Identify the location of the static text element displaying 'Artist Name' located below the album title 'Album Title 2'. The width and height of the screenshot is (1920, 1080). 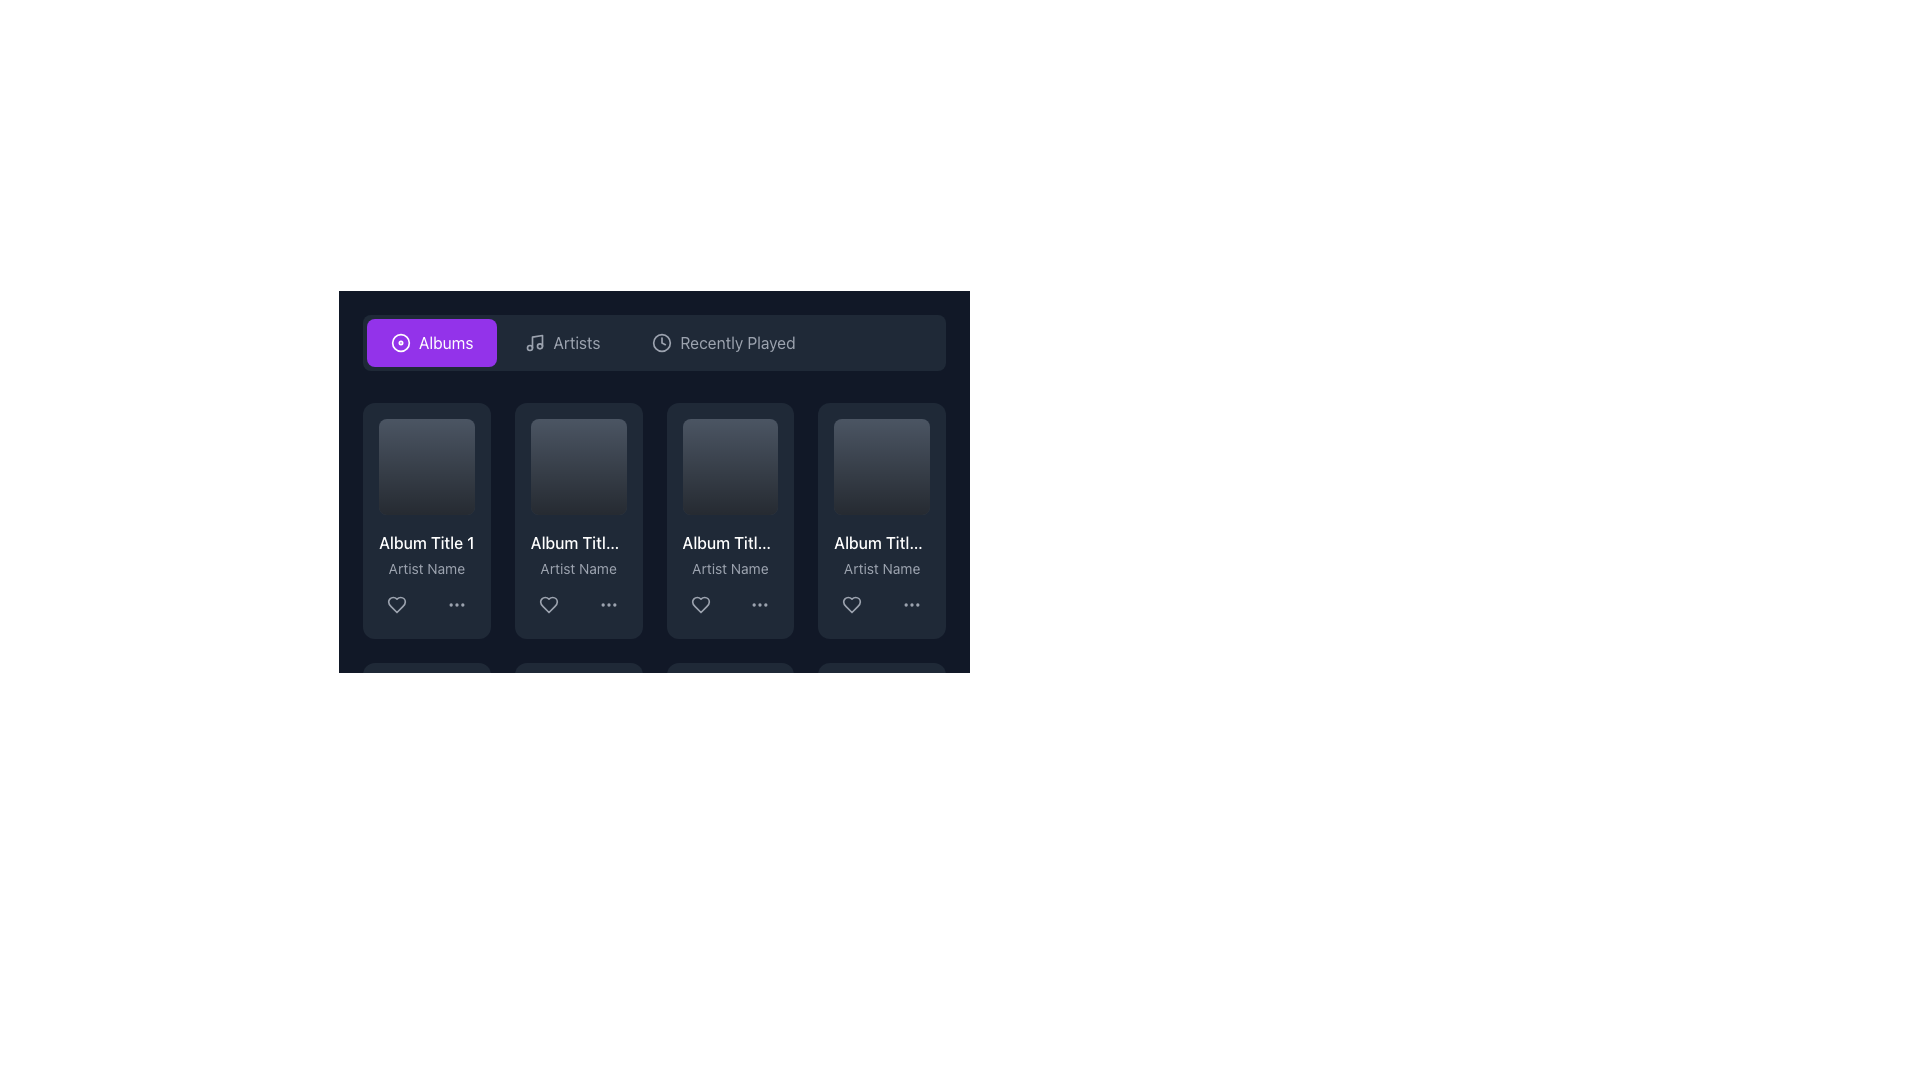
(577, 568).